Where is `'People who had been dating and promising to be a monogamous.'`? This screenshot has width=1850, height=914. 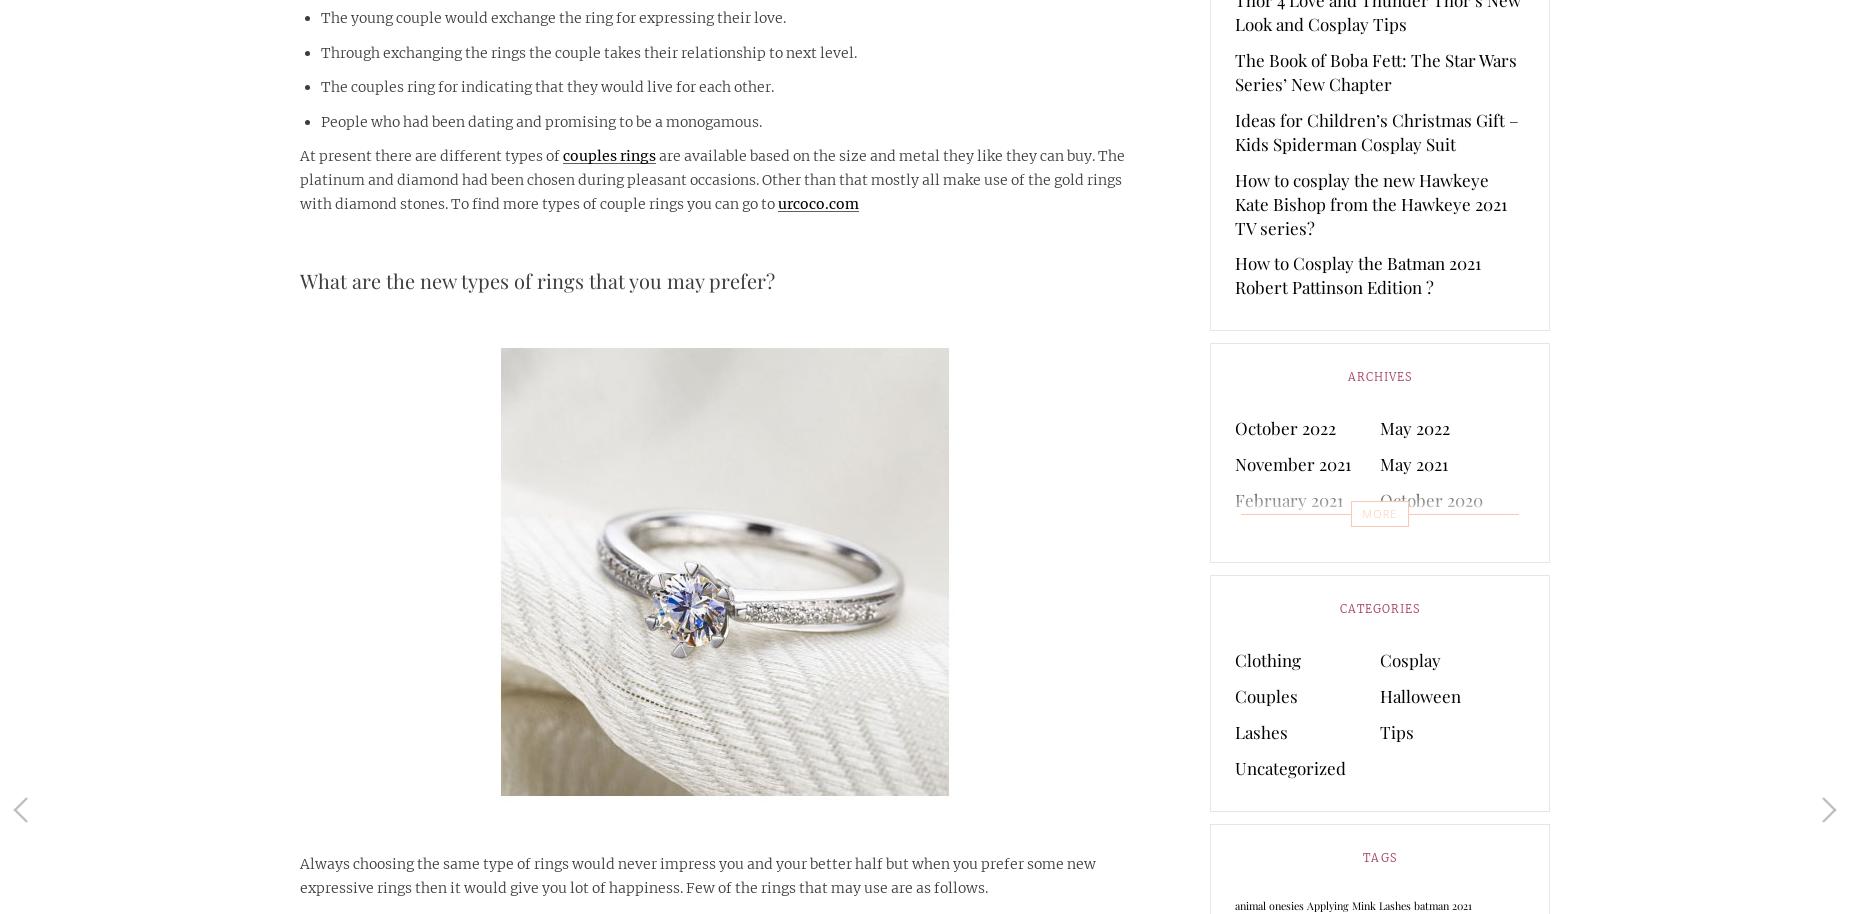
'People who had been dating and promising to be a monogamous.' is located at coordinates (540, 121).